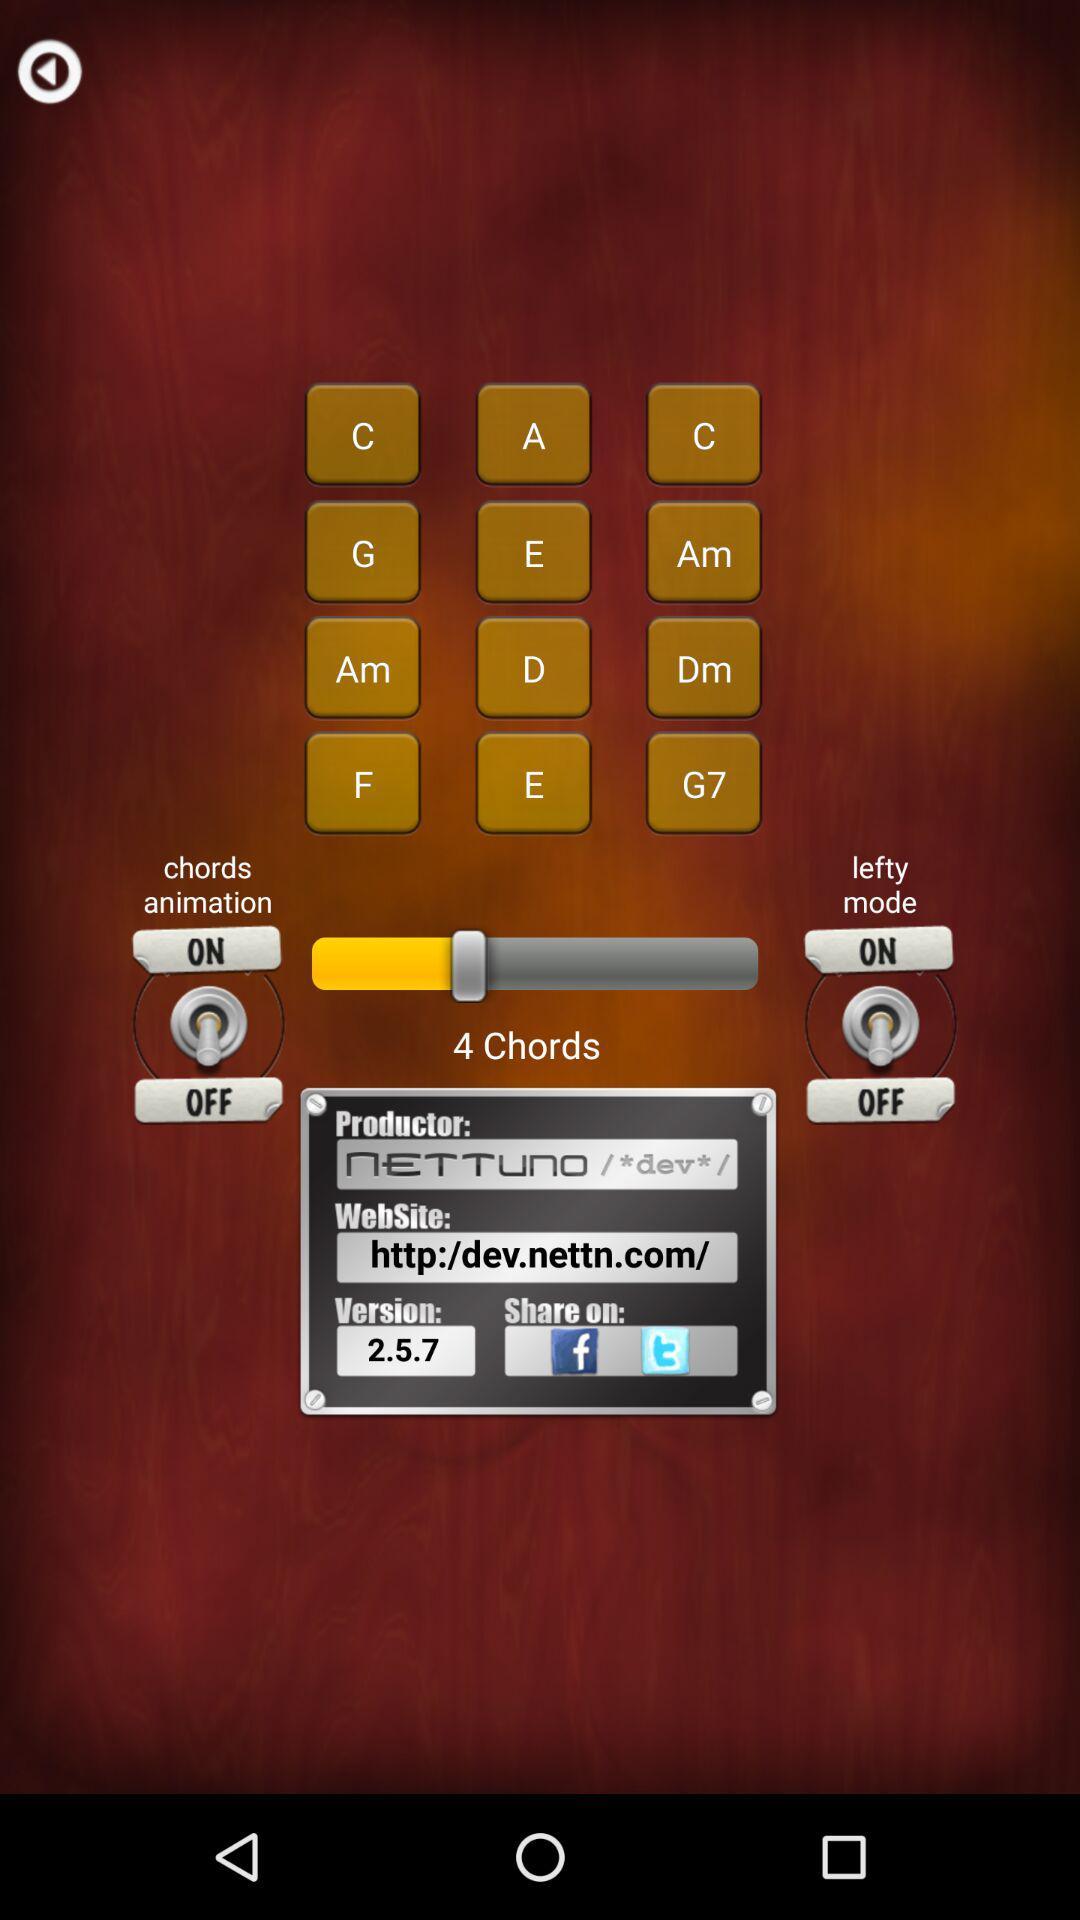 This screenshot has width=1080, height=1920. Describe the element at coordinates (540, 1252) in the screenshot. I see `http dev nettn item` at that location.